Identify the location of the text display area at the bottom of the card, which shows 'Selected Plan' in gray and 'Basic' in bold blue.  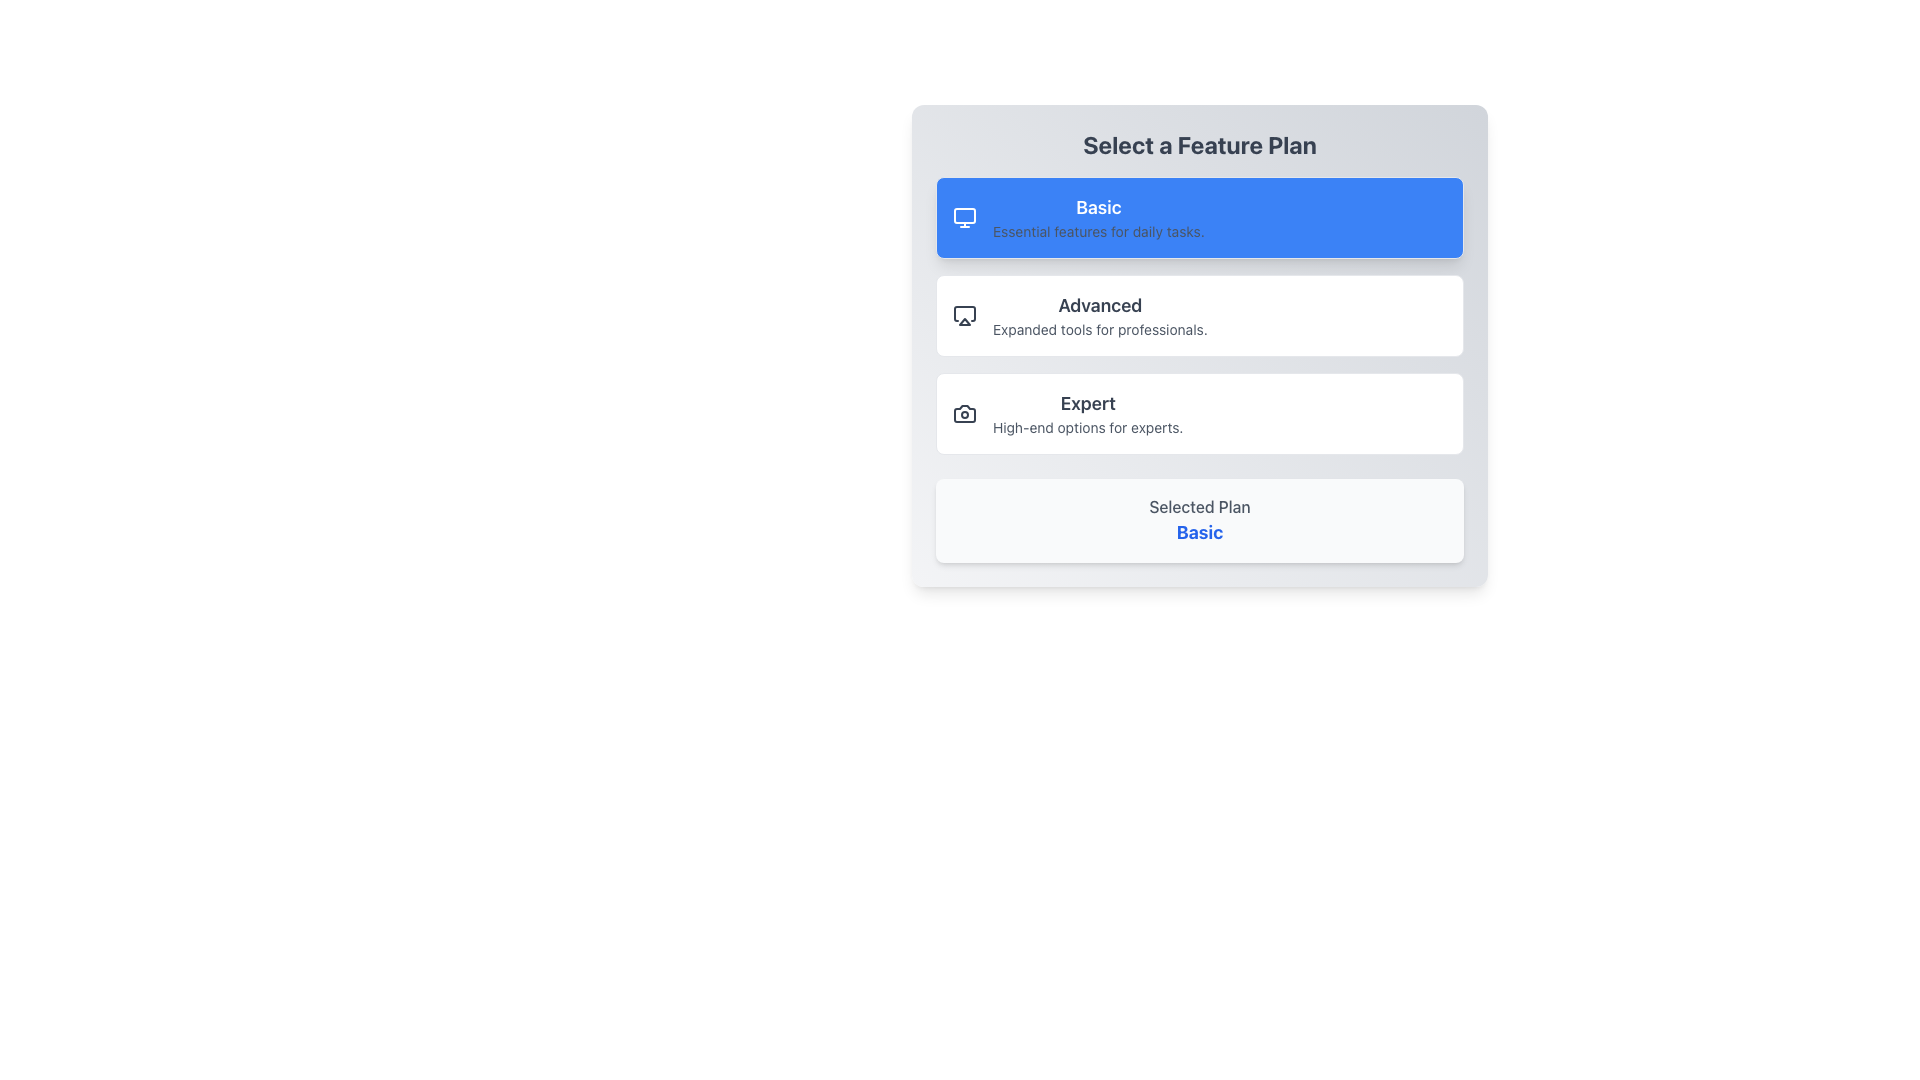
(1200, 519).